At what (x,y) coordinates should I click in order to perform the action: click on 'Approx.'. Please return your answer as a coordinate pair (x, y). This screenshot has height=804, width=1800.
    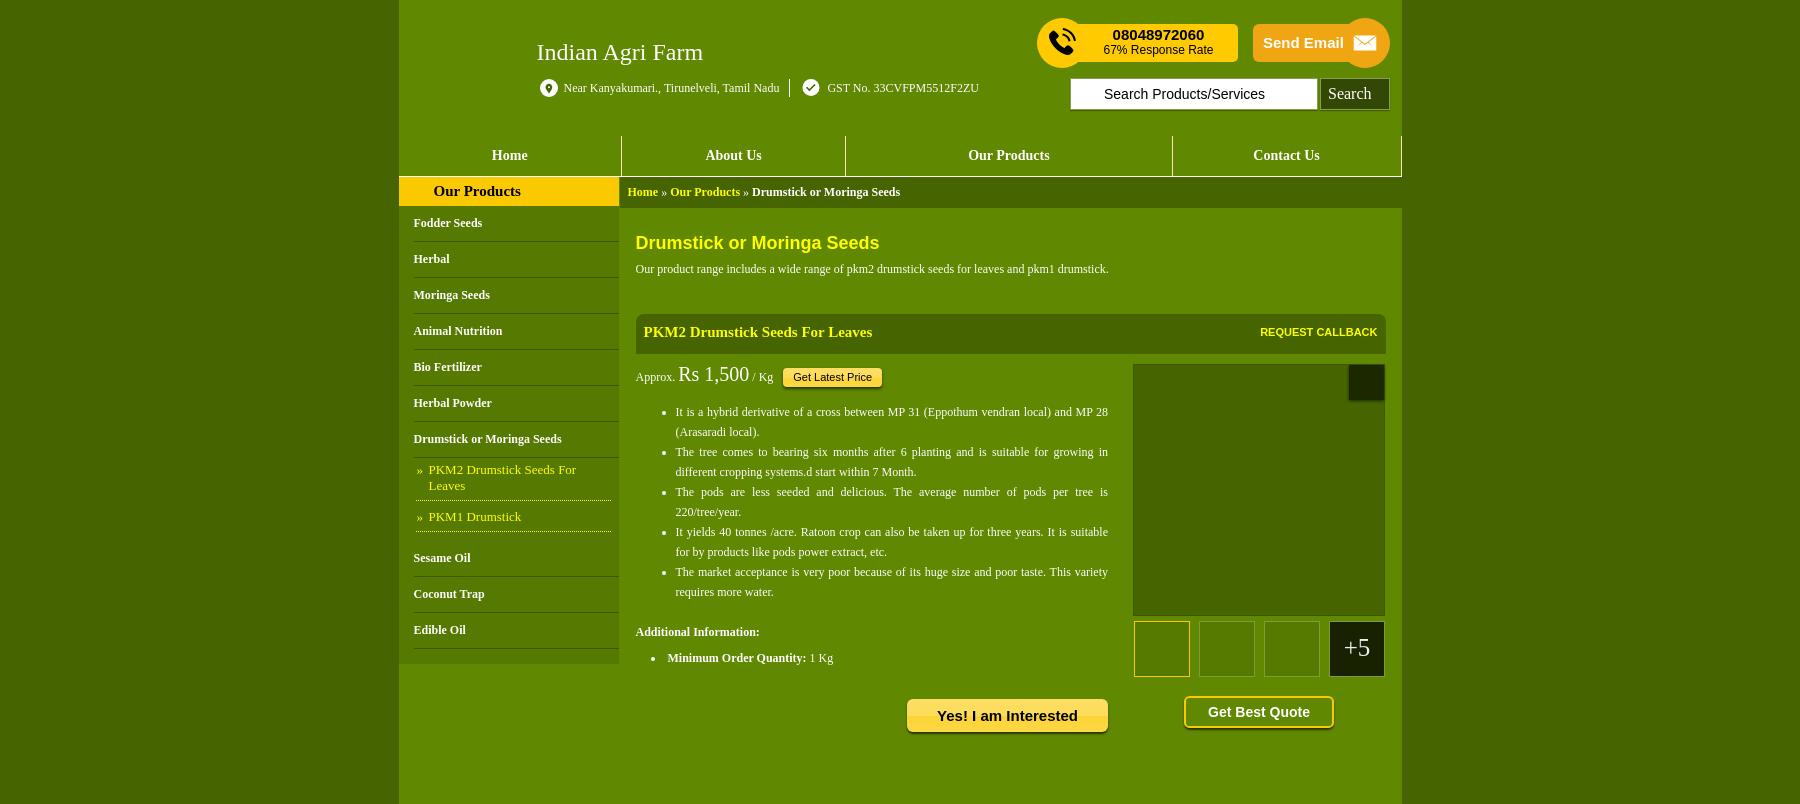
    Looking at the image, I should click on (635, 375).